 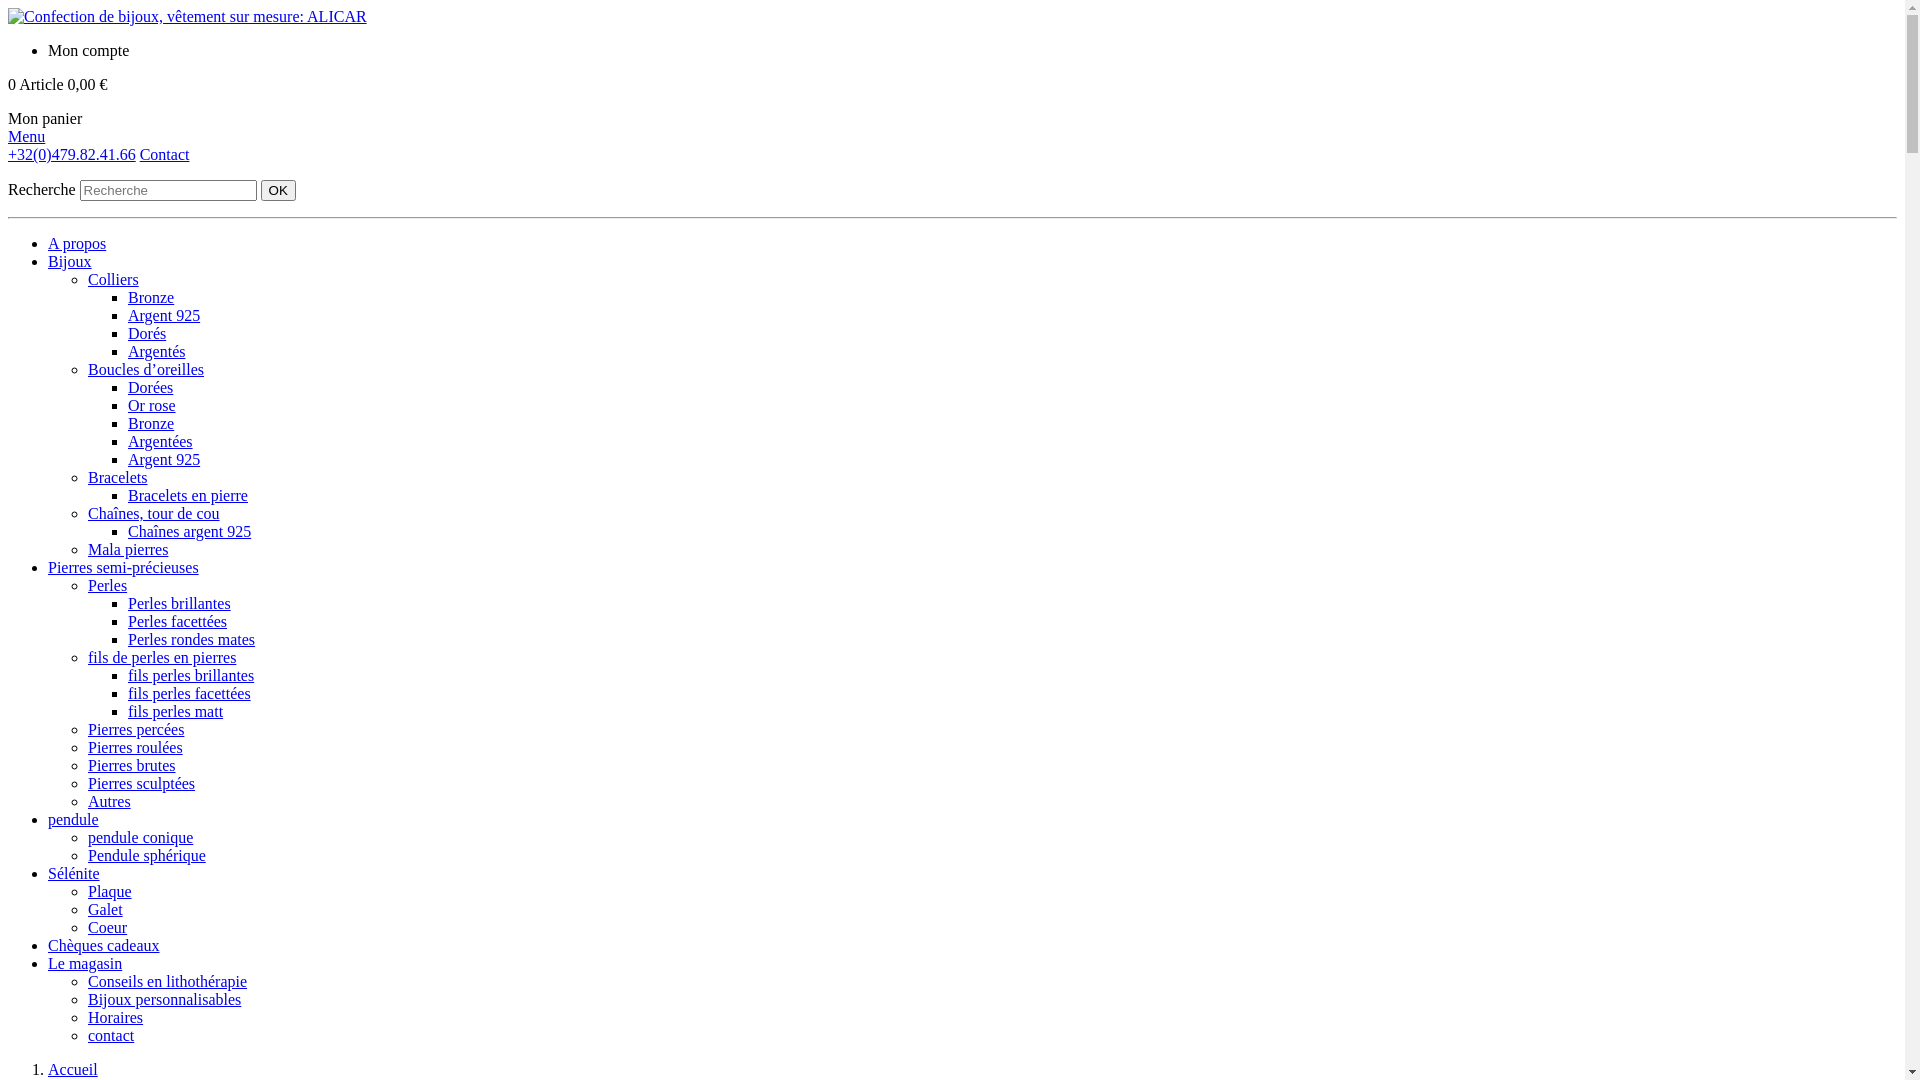 I want to click on 'Bijoux personnalisables', so click(x=164, y=999).